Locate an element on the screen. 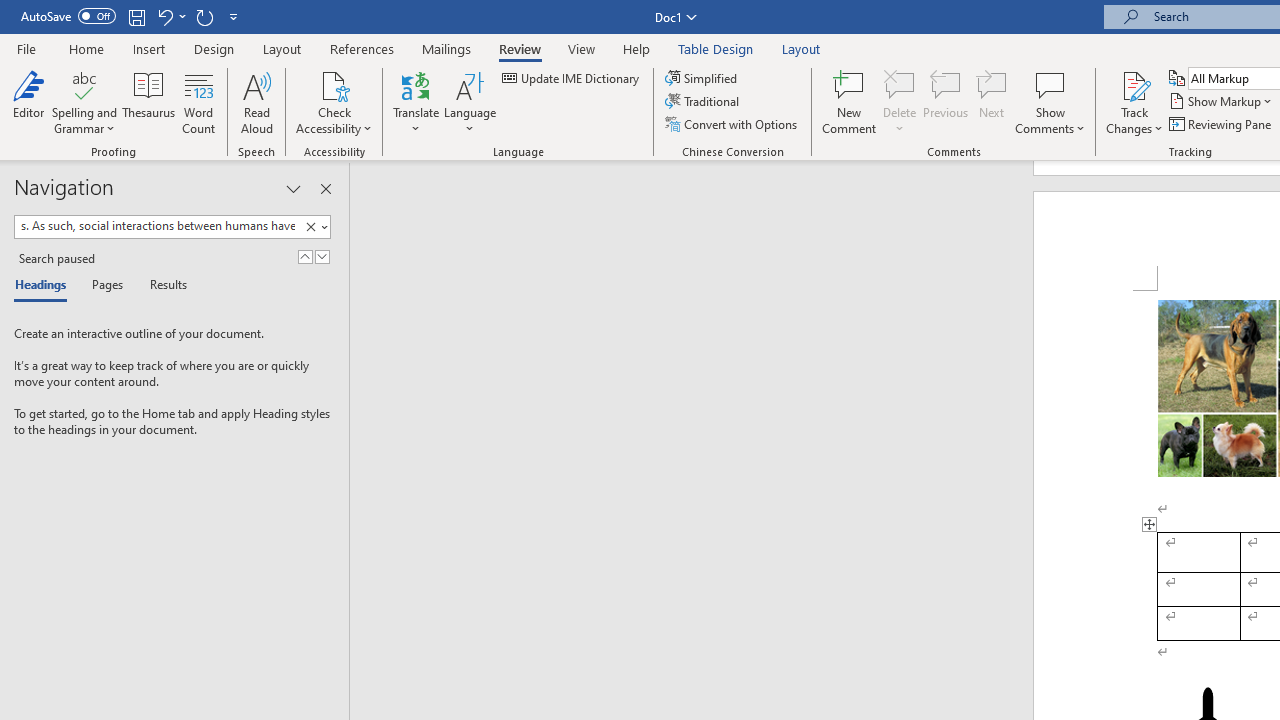 This screenshot has width=1280, height=720. 'Simplified' is located at coordinates (702, 77).